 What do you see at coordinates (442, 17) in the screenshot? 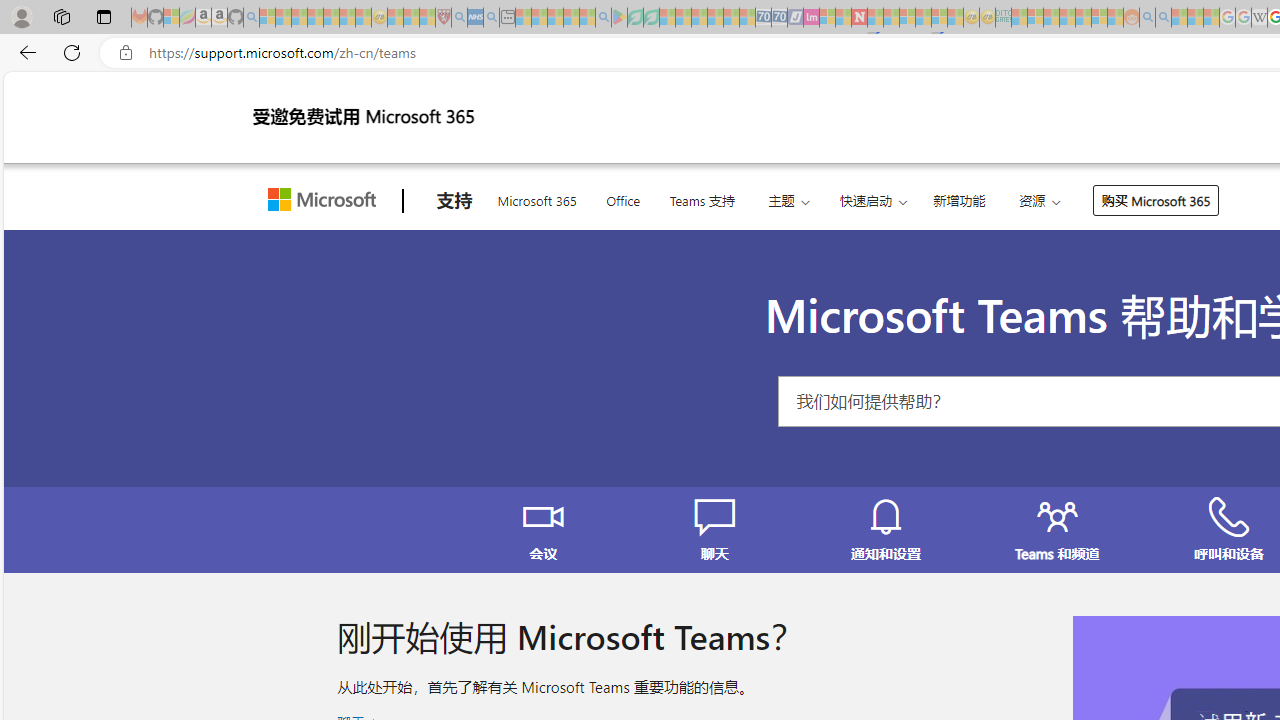
I see `'Robert H. Shmerling, MD - Harvard Health - Sleeping'` at bounding box center [442, 17].